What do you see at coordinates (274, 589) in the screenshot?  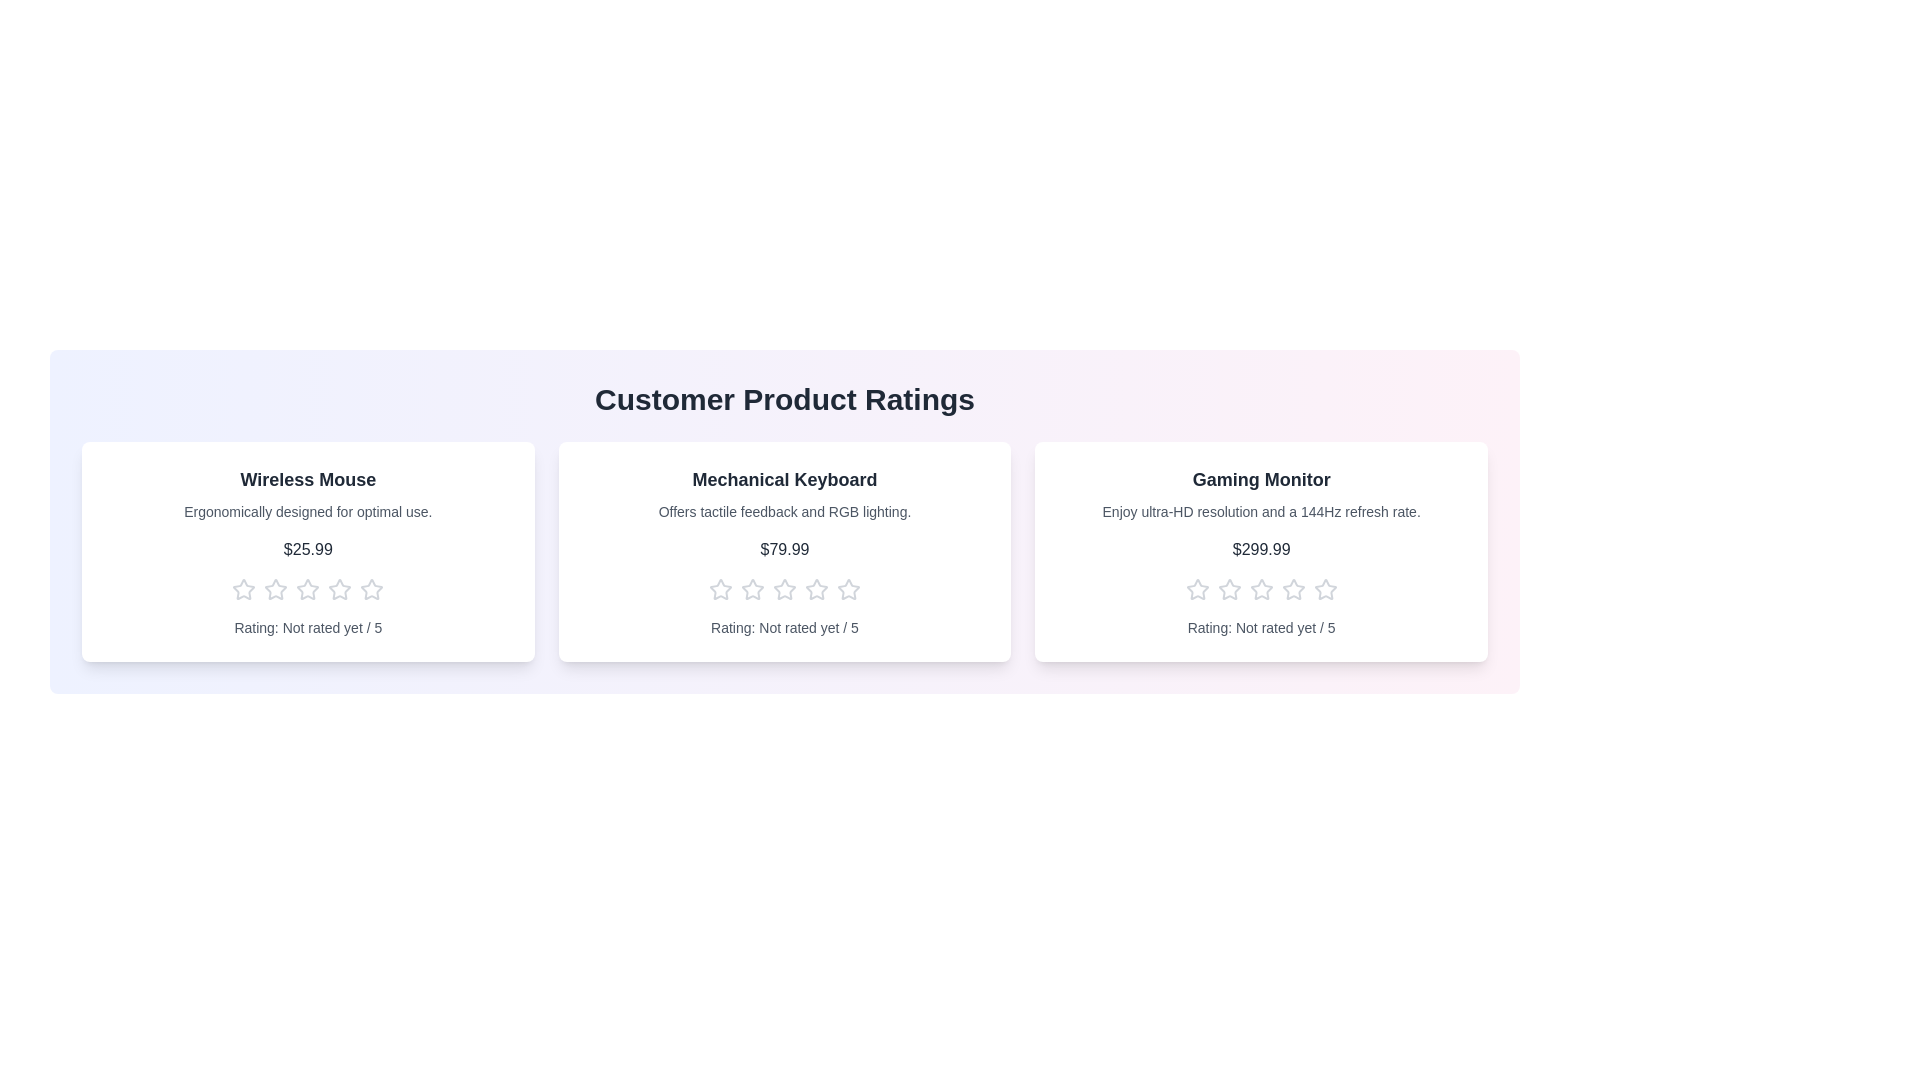 I see `the star corresponding to the rating 2 for the product Wireless Mouse` at bounding box center [274, 589].